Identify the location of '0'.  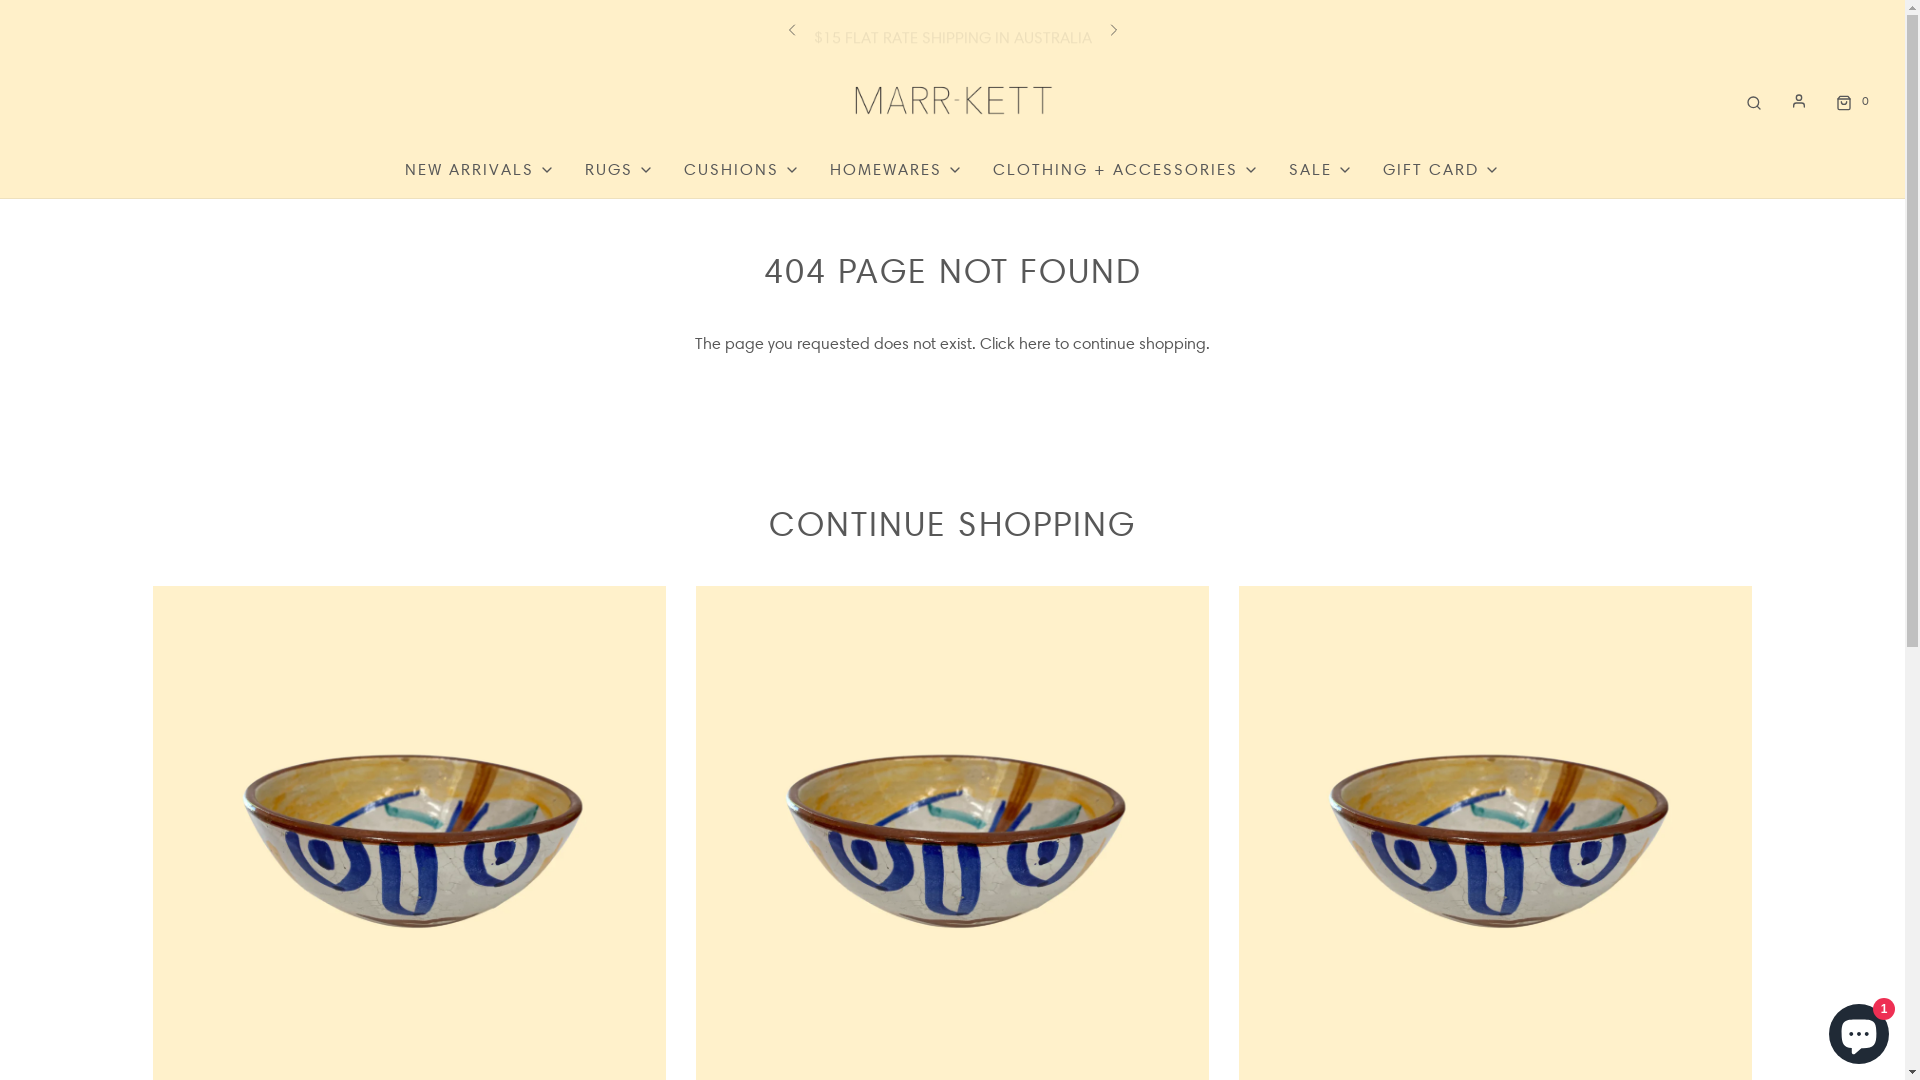
(1849, 100).